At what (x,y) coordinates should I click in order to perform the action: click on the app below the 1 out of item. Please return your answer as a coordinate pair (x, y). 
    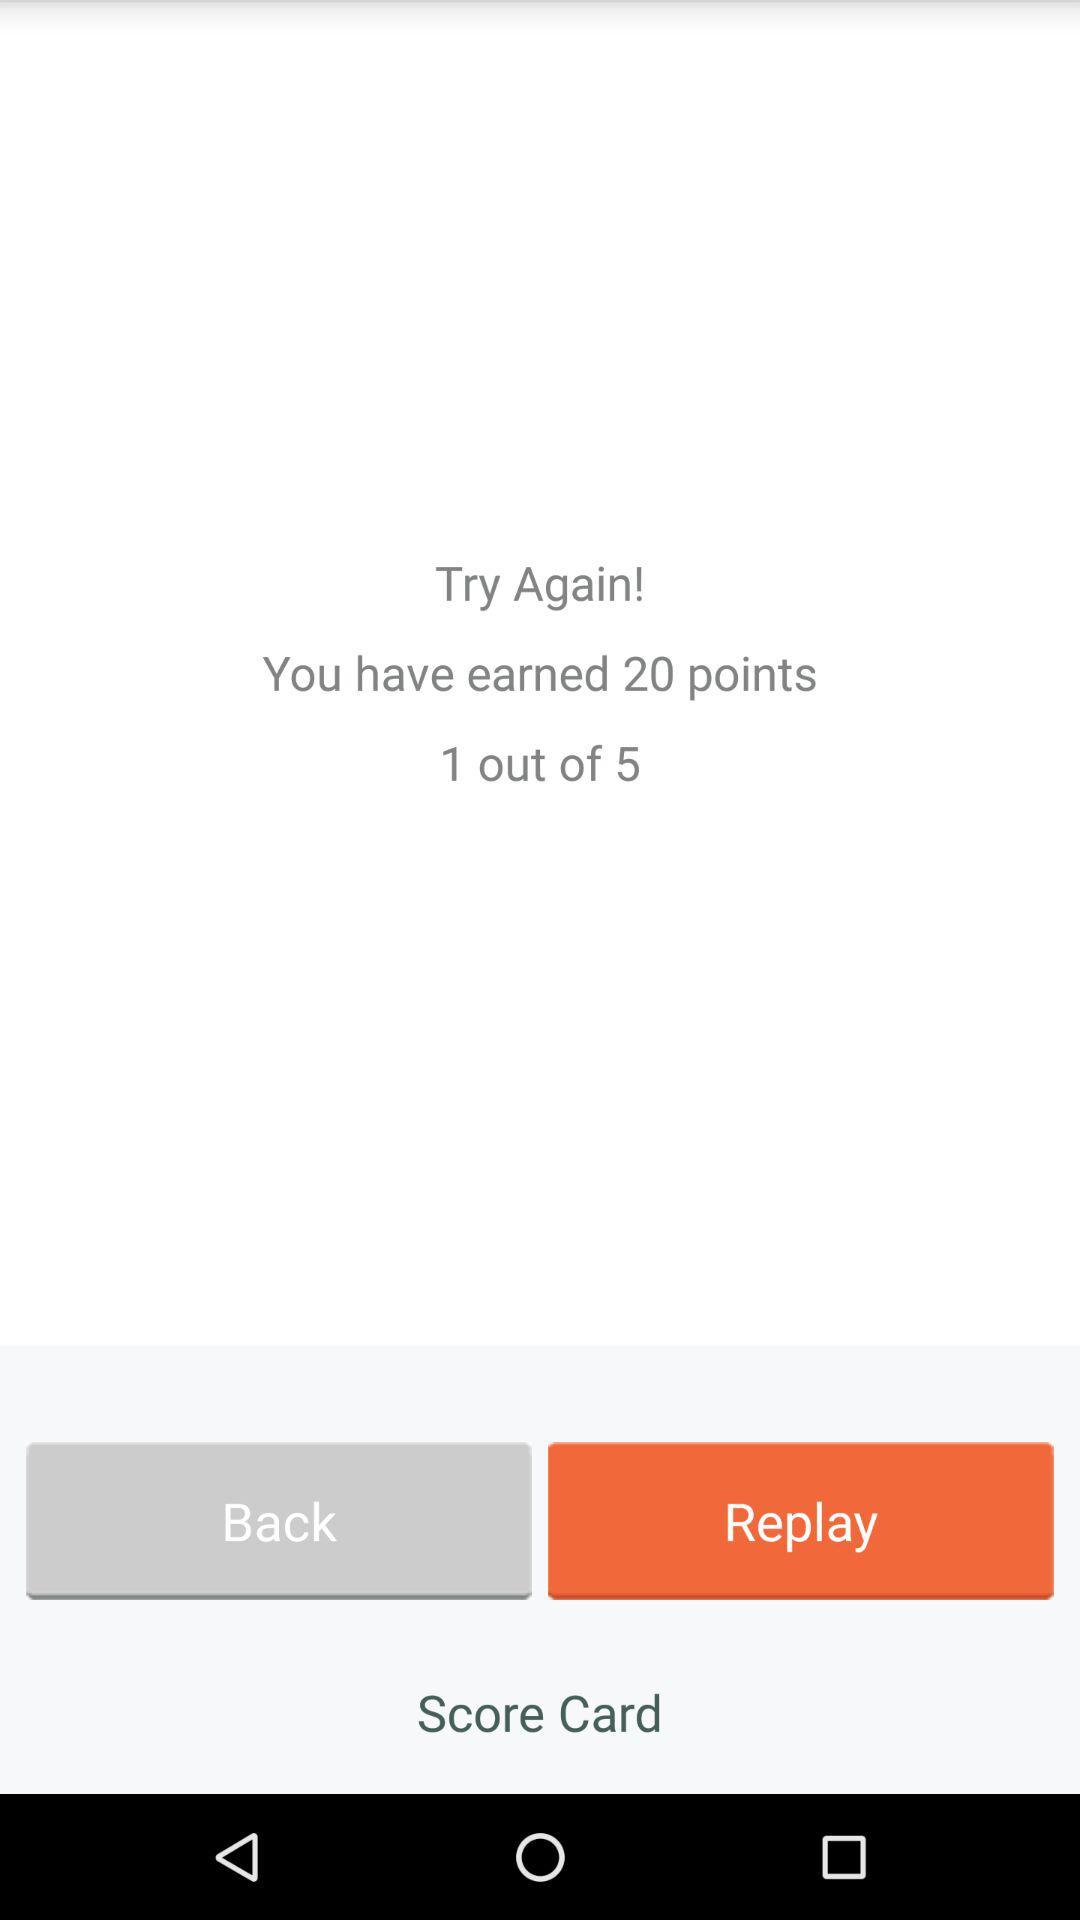
    Looking at the image, I should click on (800, 1520).